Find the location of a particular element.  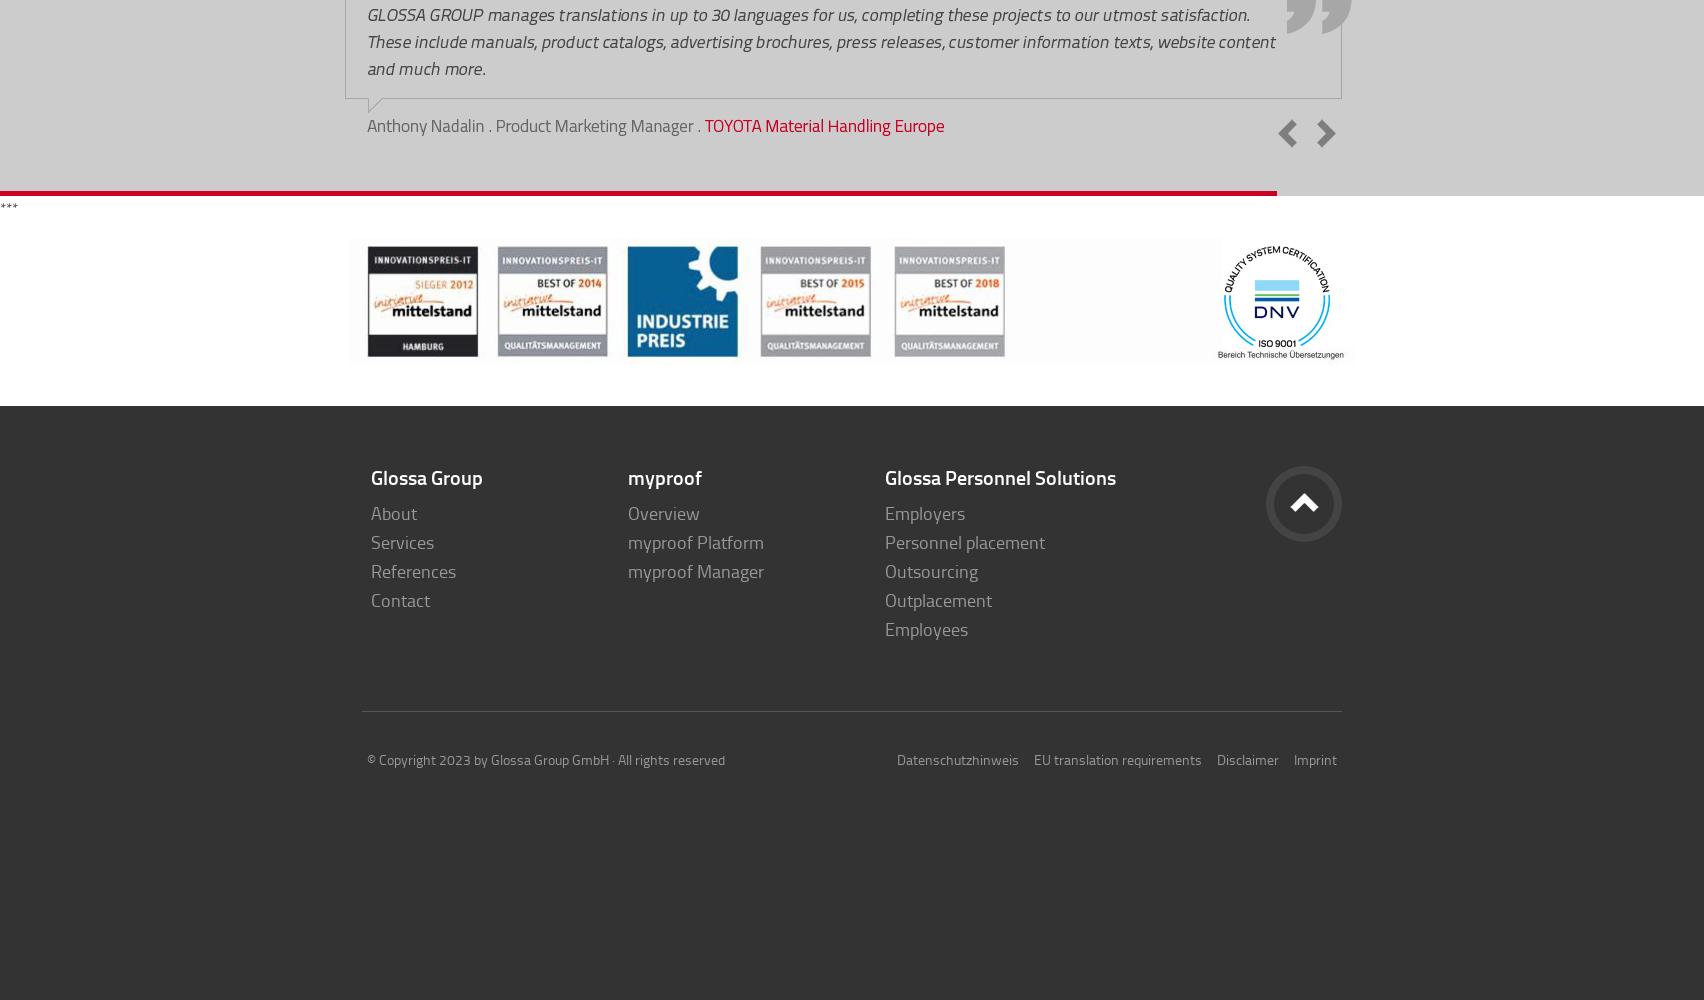

'Outsourcing' is located at coordinates (931, 570).